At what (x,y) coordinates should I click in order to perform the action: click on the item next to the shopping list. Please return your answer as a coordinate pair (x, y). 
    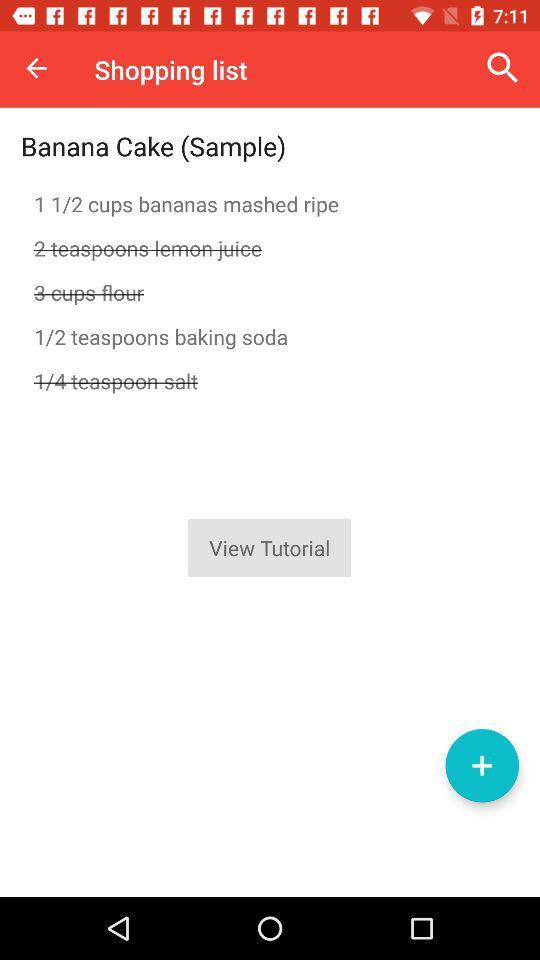
    Looking at the image, I should click on (36, 68).